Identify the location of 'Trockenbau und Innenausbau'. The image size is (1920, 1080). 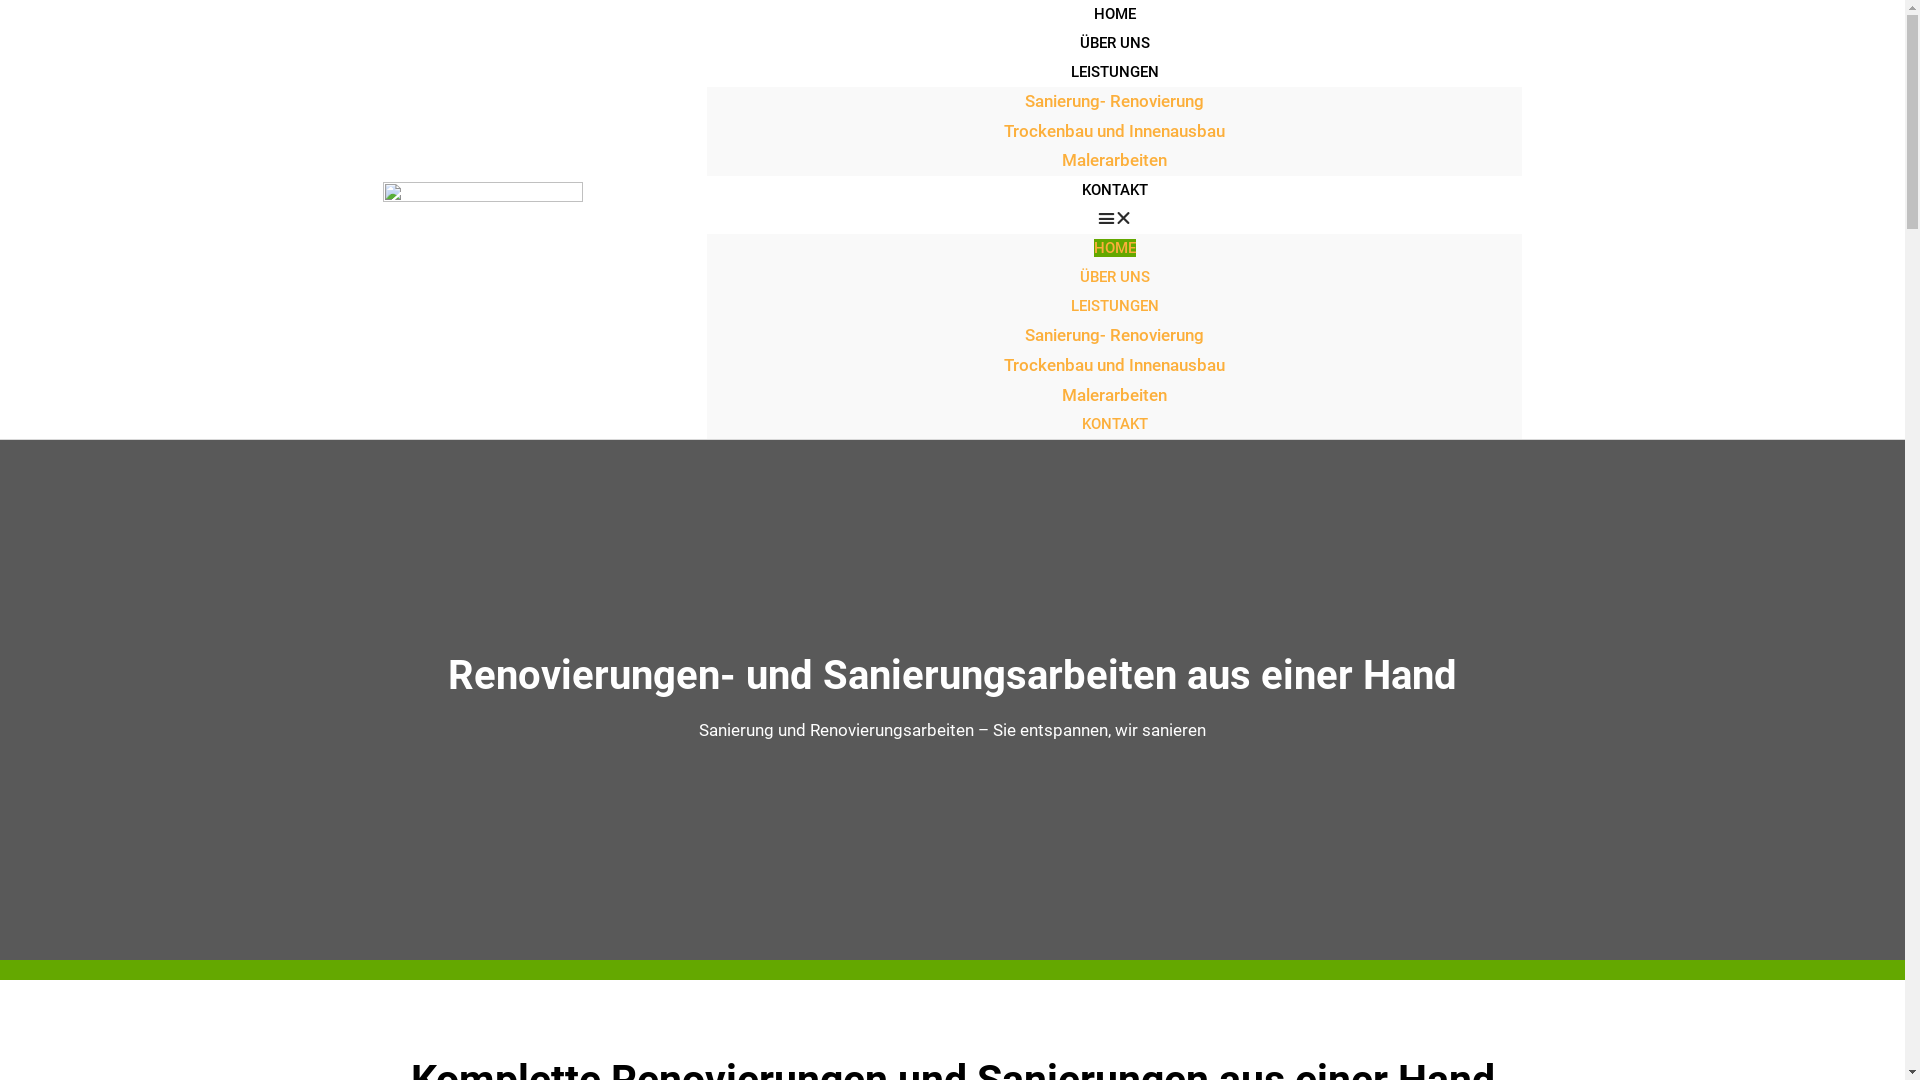
(1113, 365).